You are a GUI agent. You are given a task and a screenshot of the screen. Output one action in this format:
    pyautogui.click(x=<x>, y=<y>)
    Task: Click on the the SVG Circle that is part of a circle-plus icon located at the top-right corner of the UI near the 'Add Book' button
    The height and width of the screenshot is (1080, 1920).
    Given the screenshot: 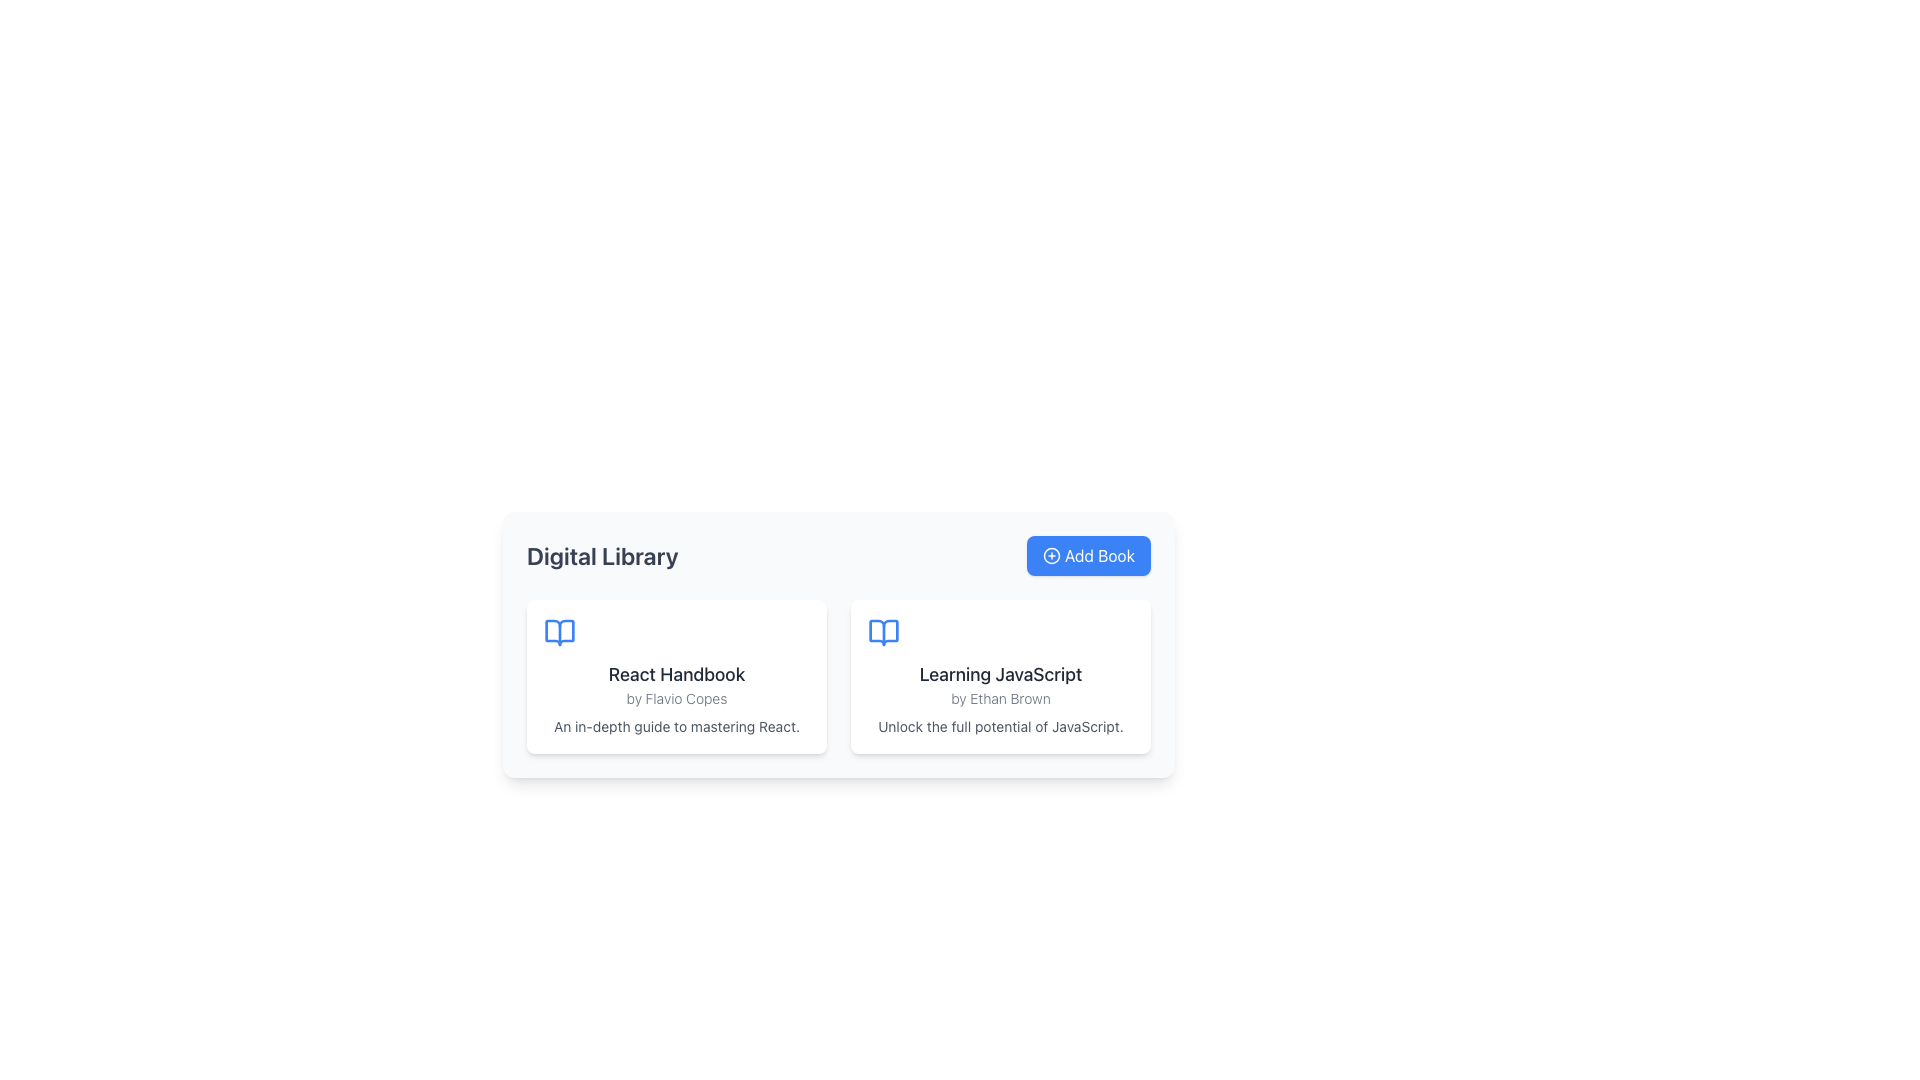 What is the action you would take?
    pyautogui.click(x=1050, y=555)
    